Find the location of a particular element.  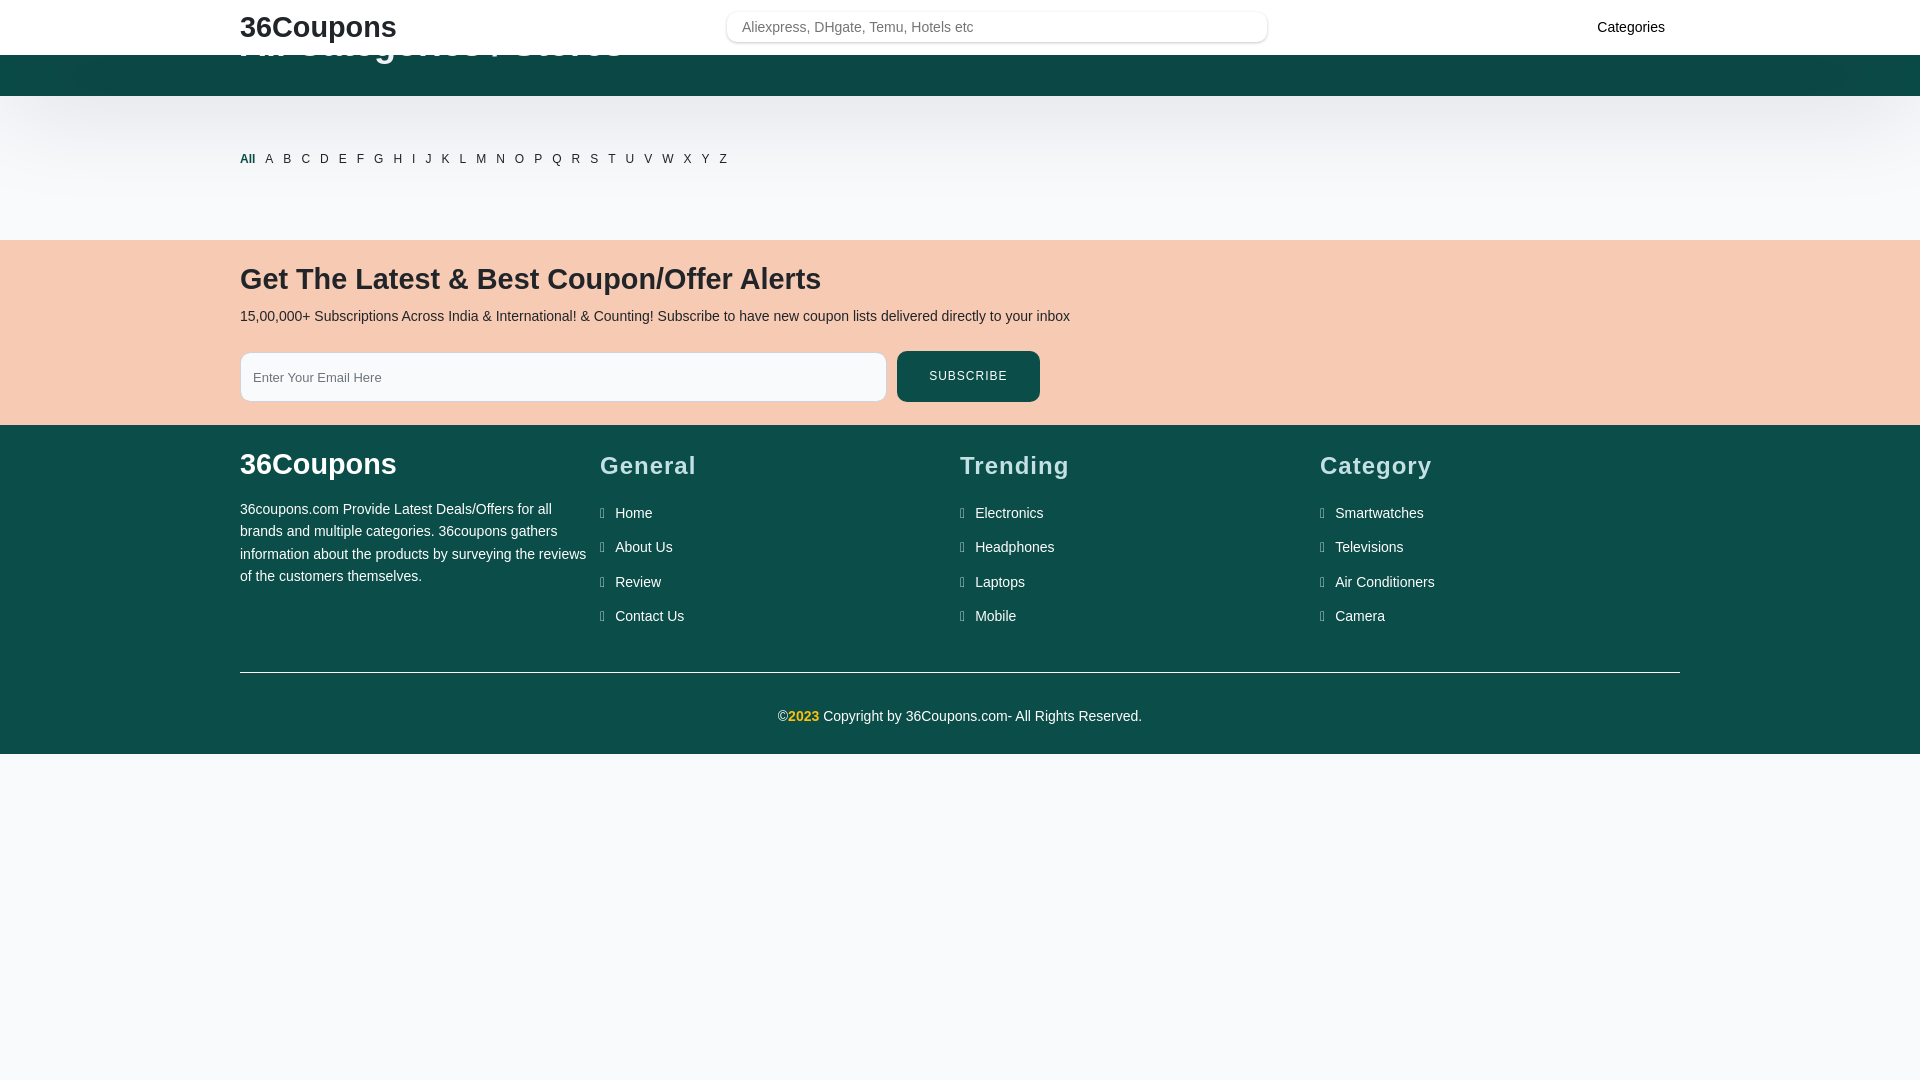

'About Us' is located at coordinates (643, 547).